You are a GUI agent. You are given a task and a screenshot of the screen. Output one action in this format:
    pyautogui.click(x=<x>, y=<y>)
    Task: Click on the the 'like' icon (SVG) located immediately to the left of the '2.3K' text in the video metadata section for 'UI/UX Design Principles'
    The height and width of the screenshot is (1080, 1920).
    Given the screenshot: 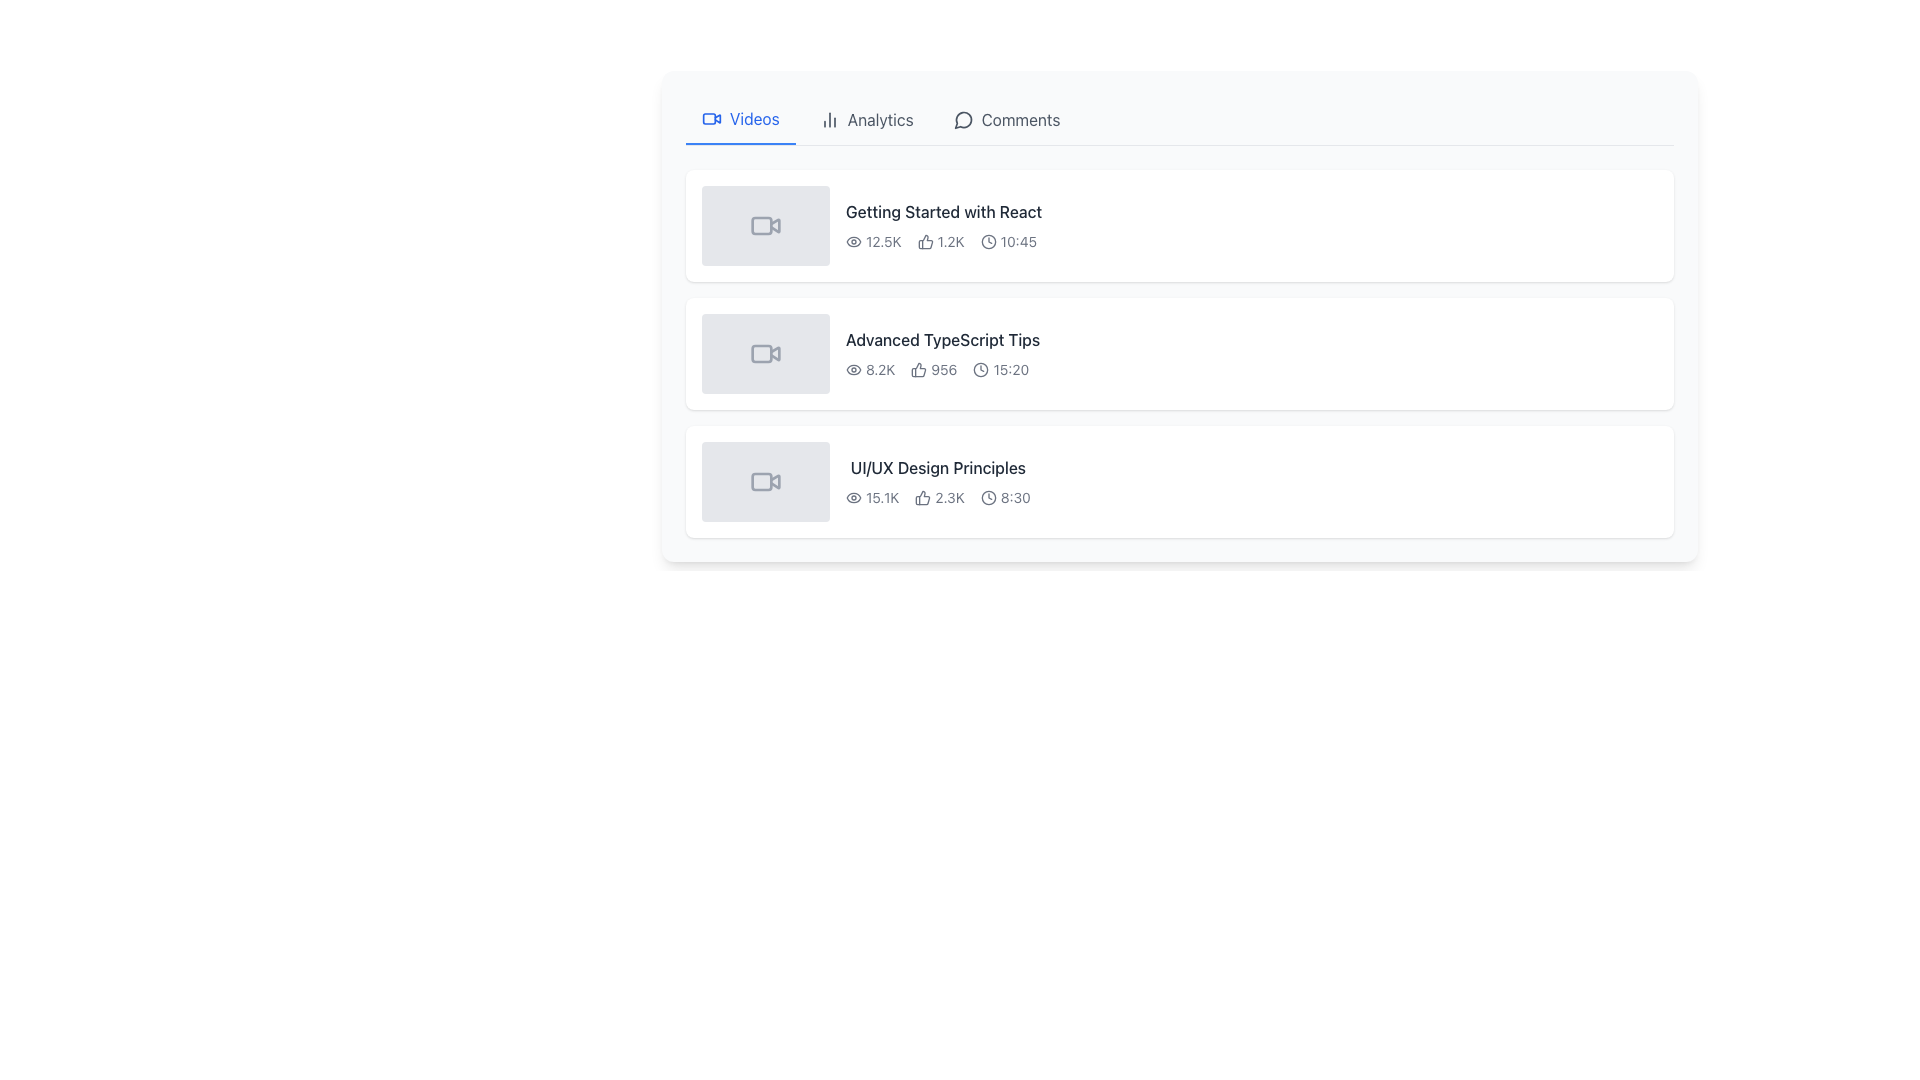 What is the action you would take?
    pyautogui.click(x=922, y=496)
    